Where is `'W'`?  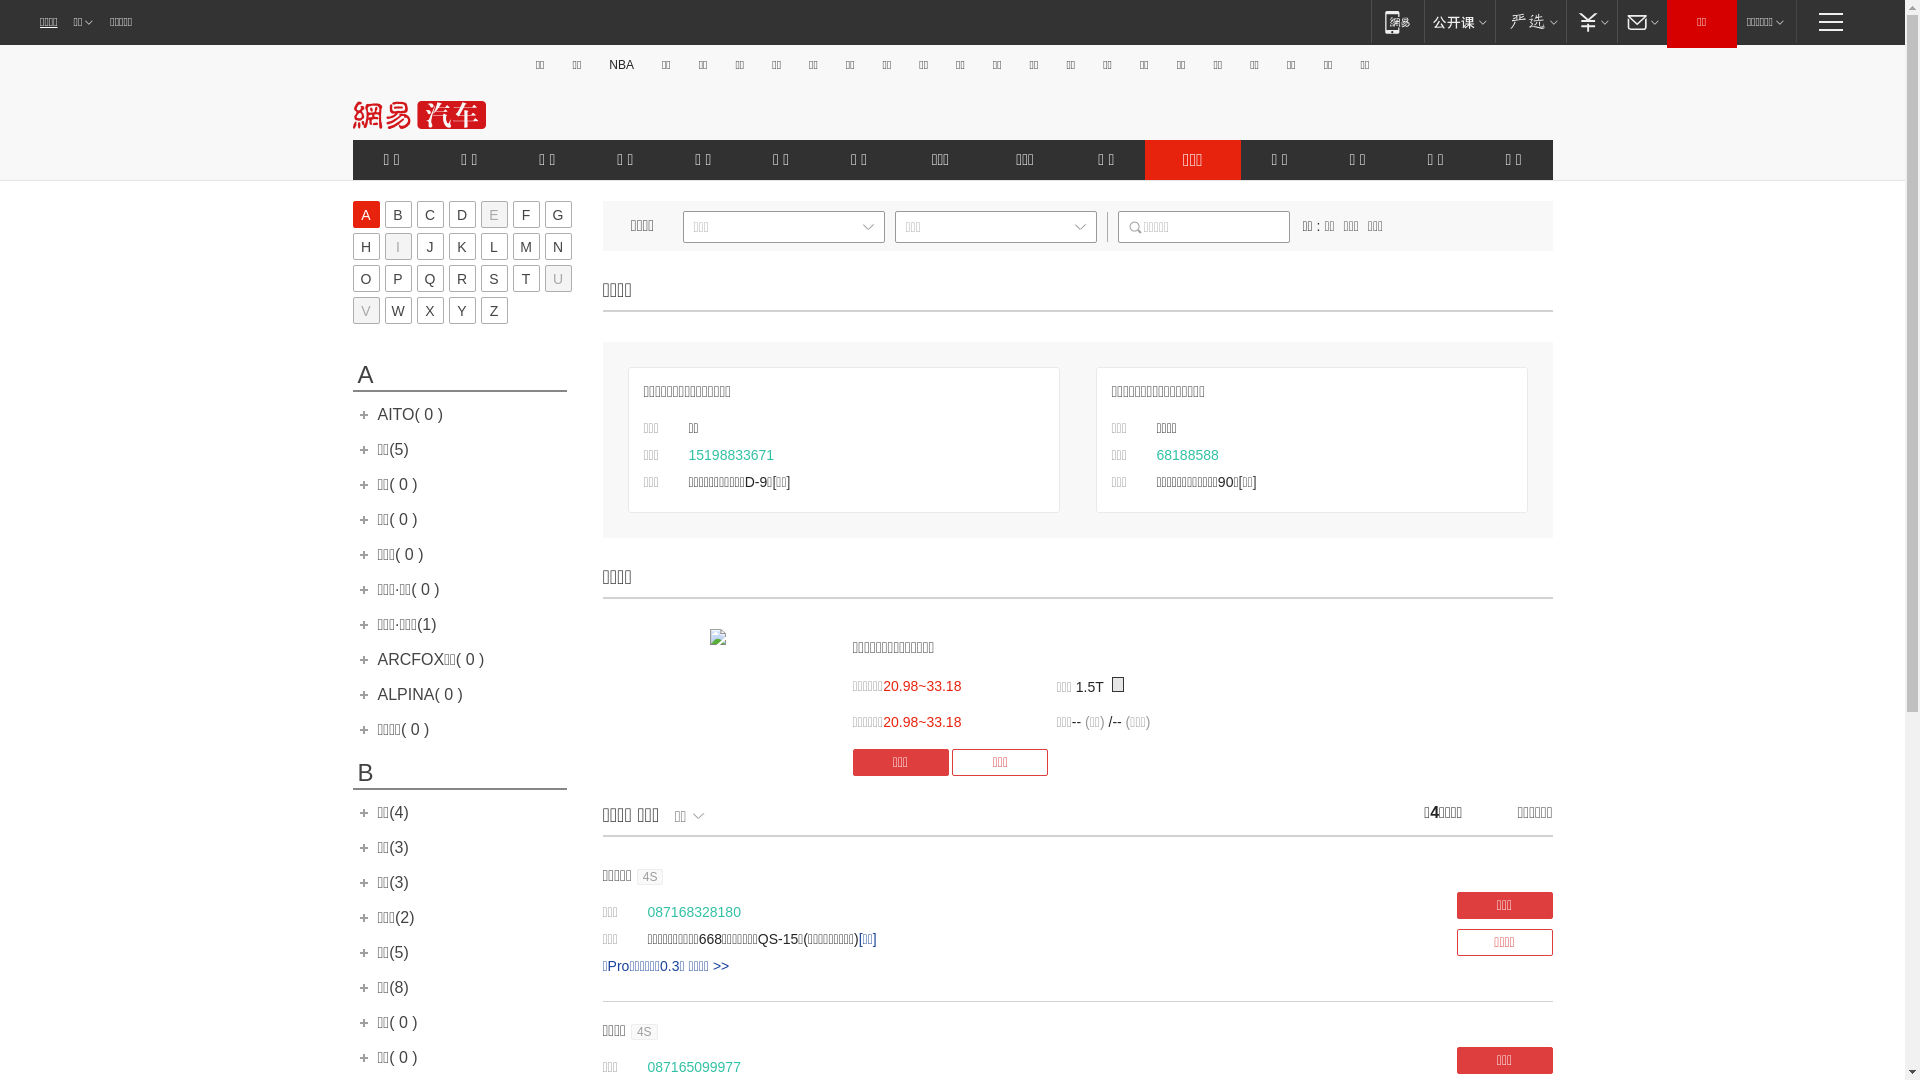
'W' is located at coordinates (397, 310).